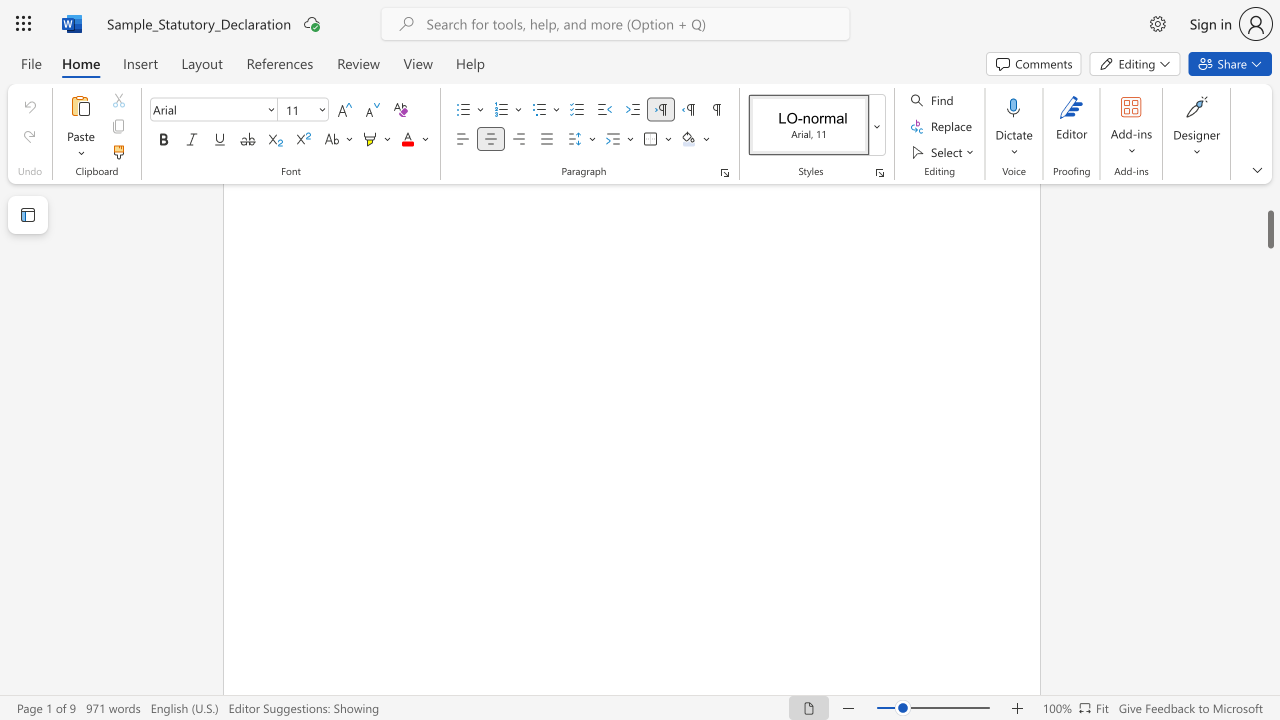 This screenshot has height=720, width=1280. I want to click on the scrollbar and move down 5550 pixels, so click(1269, 219).